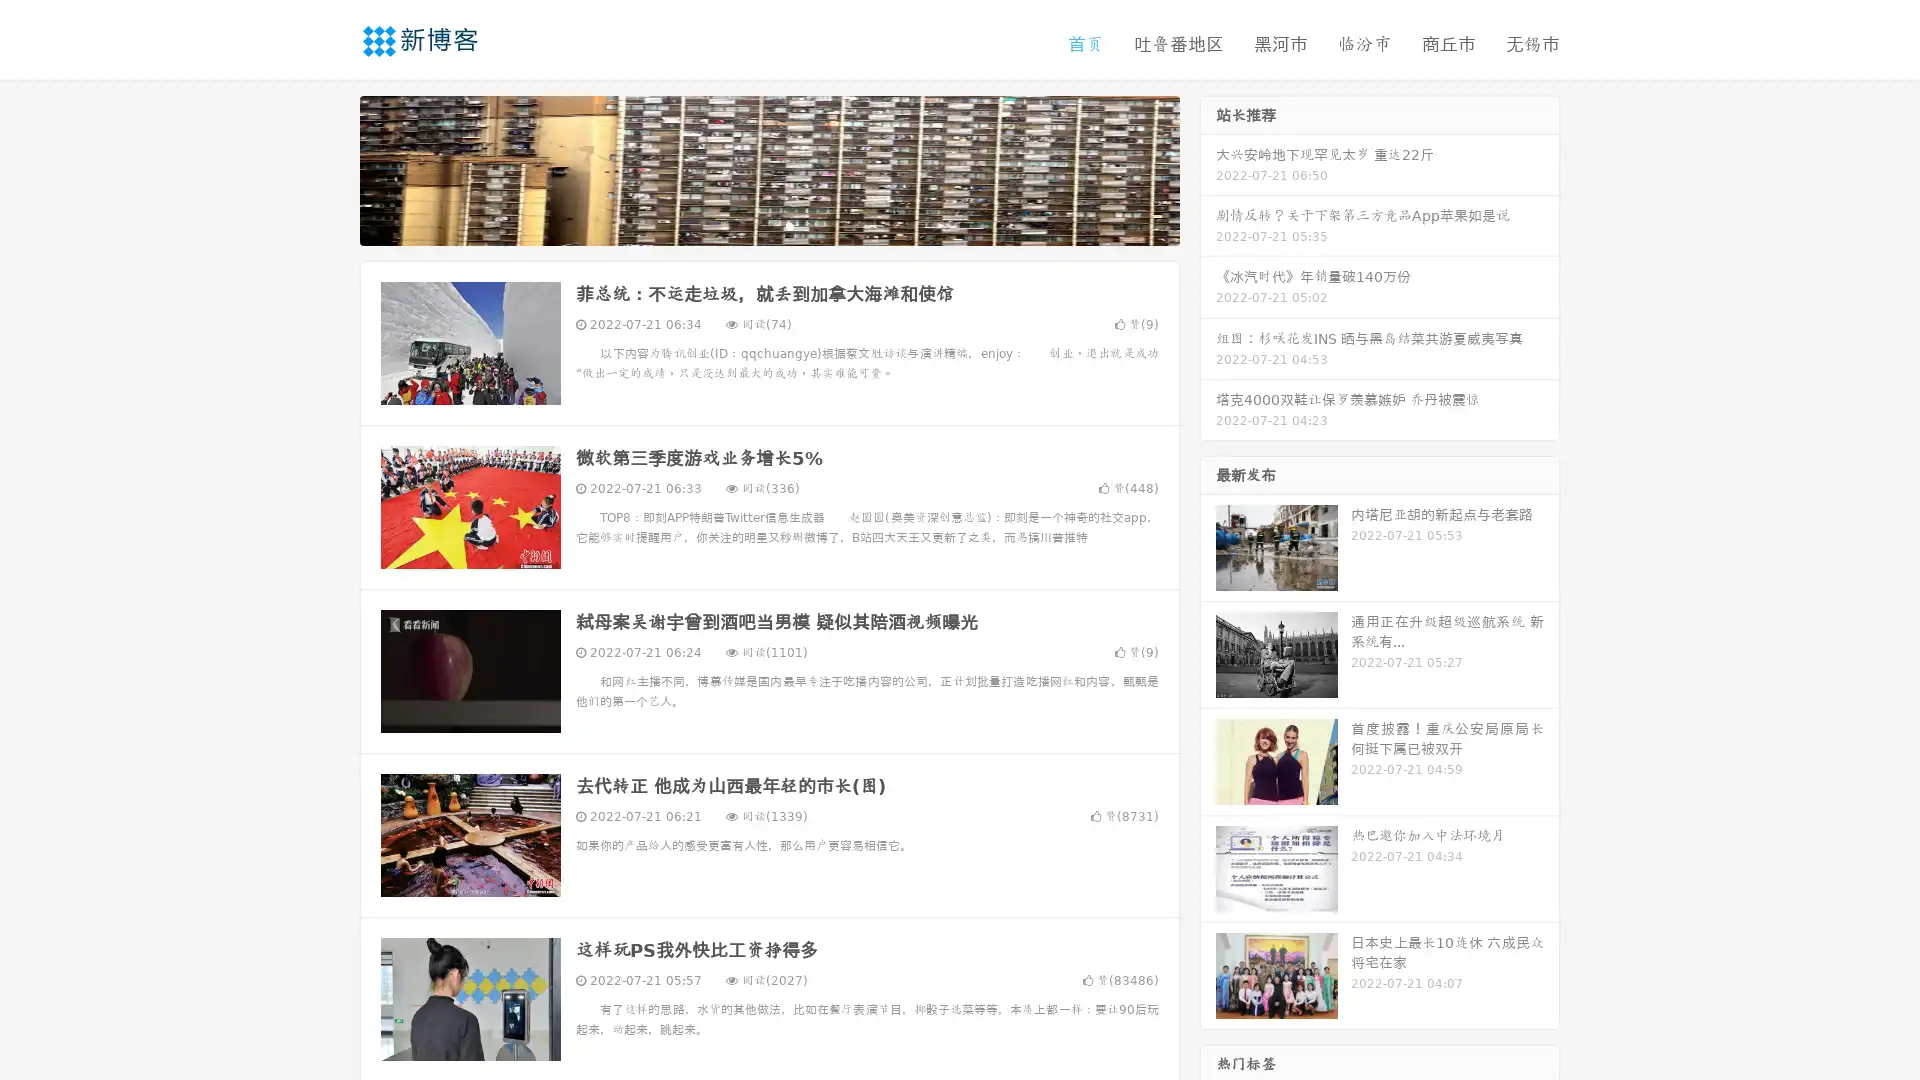 The image size is (1920, 1080). I want to click on Go to slide 2, so click(768, 225).